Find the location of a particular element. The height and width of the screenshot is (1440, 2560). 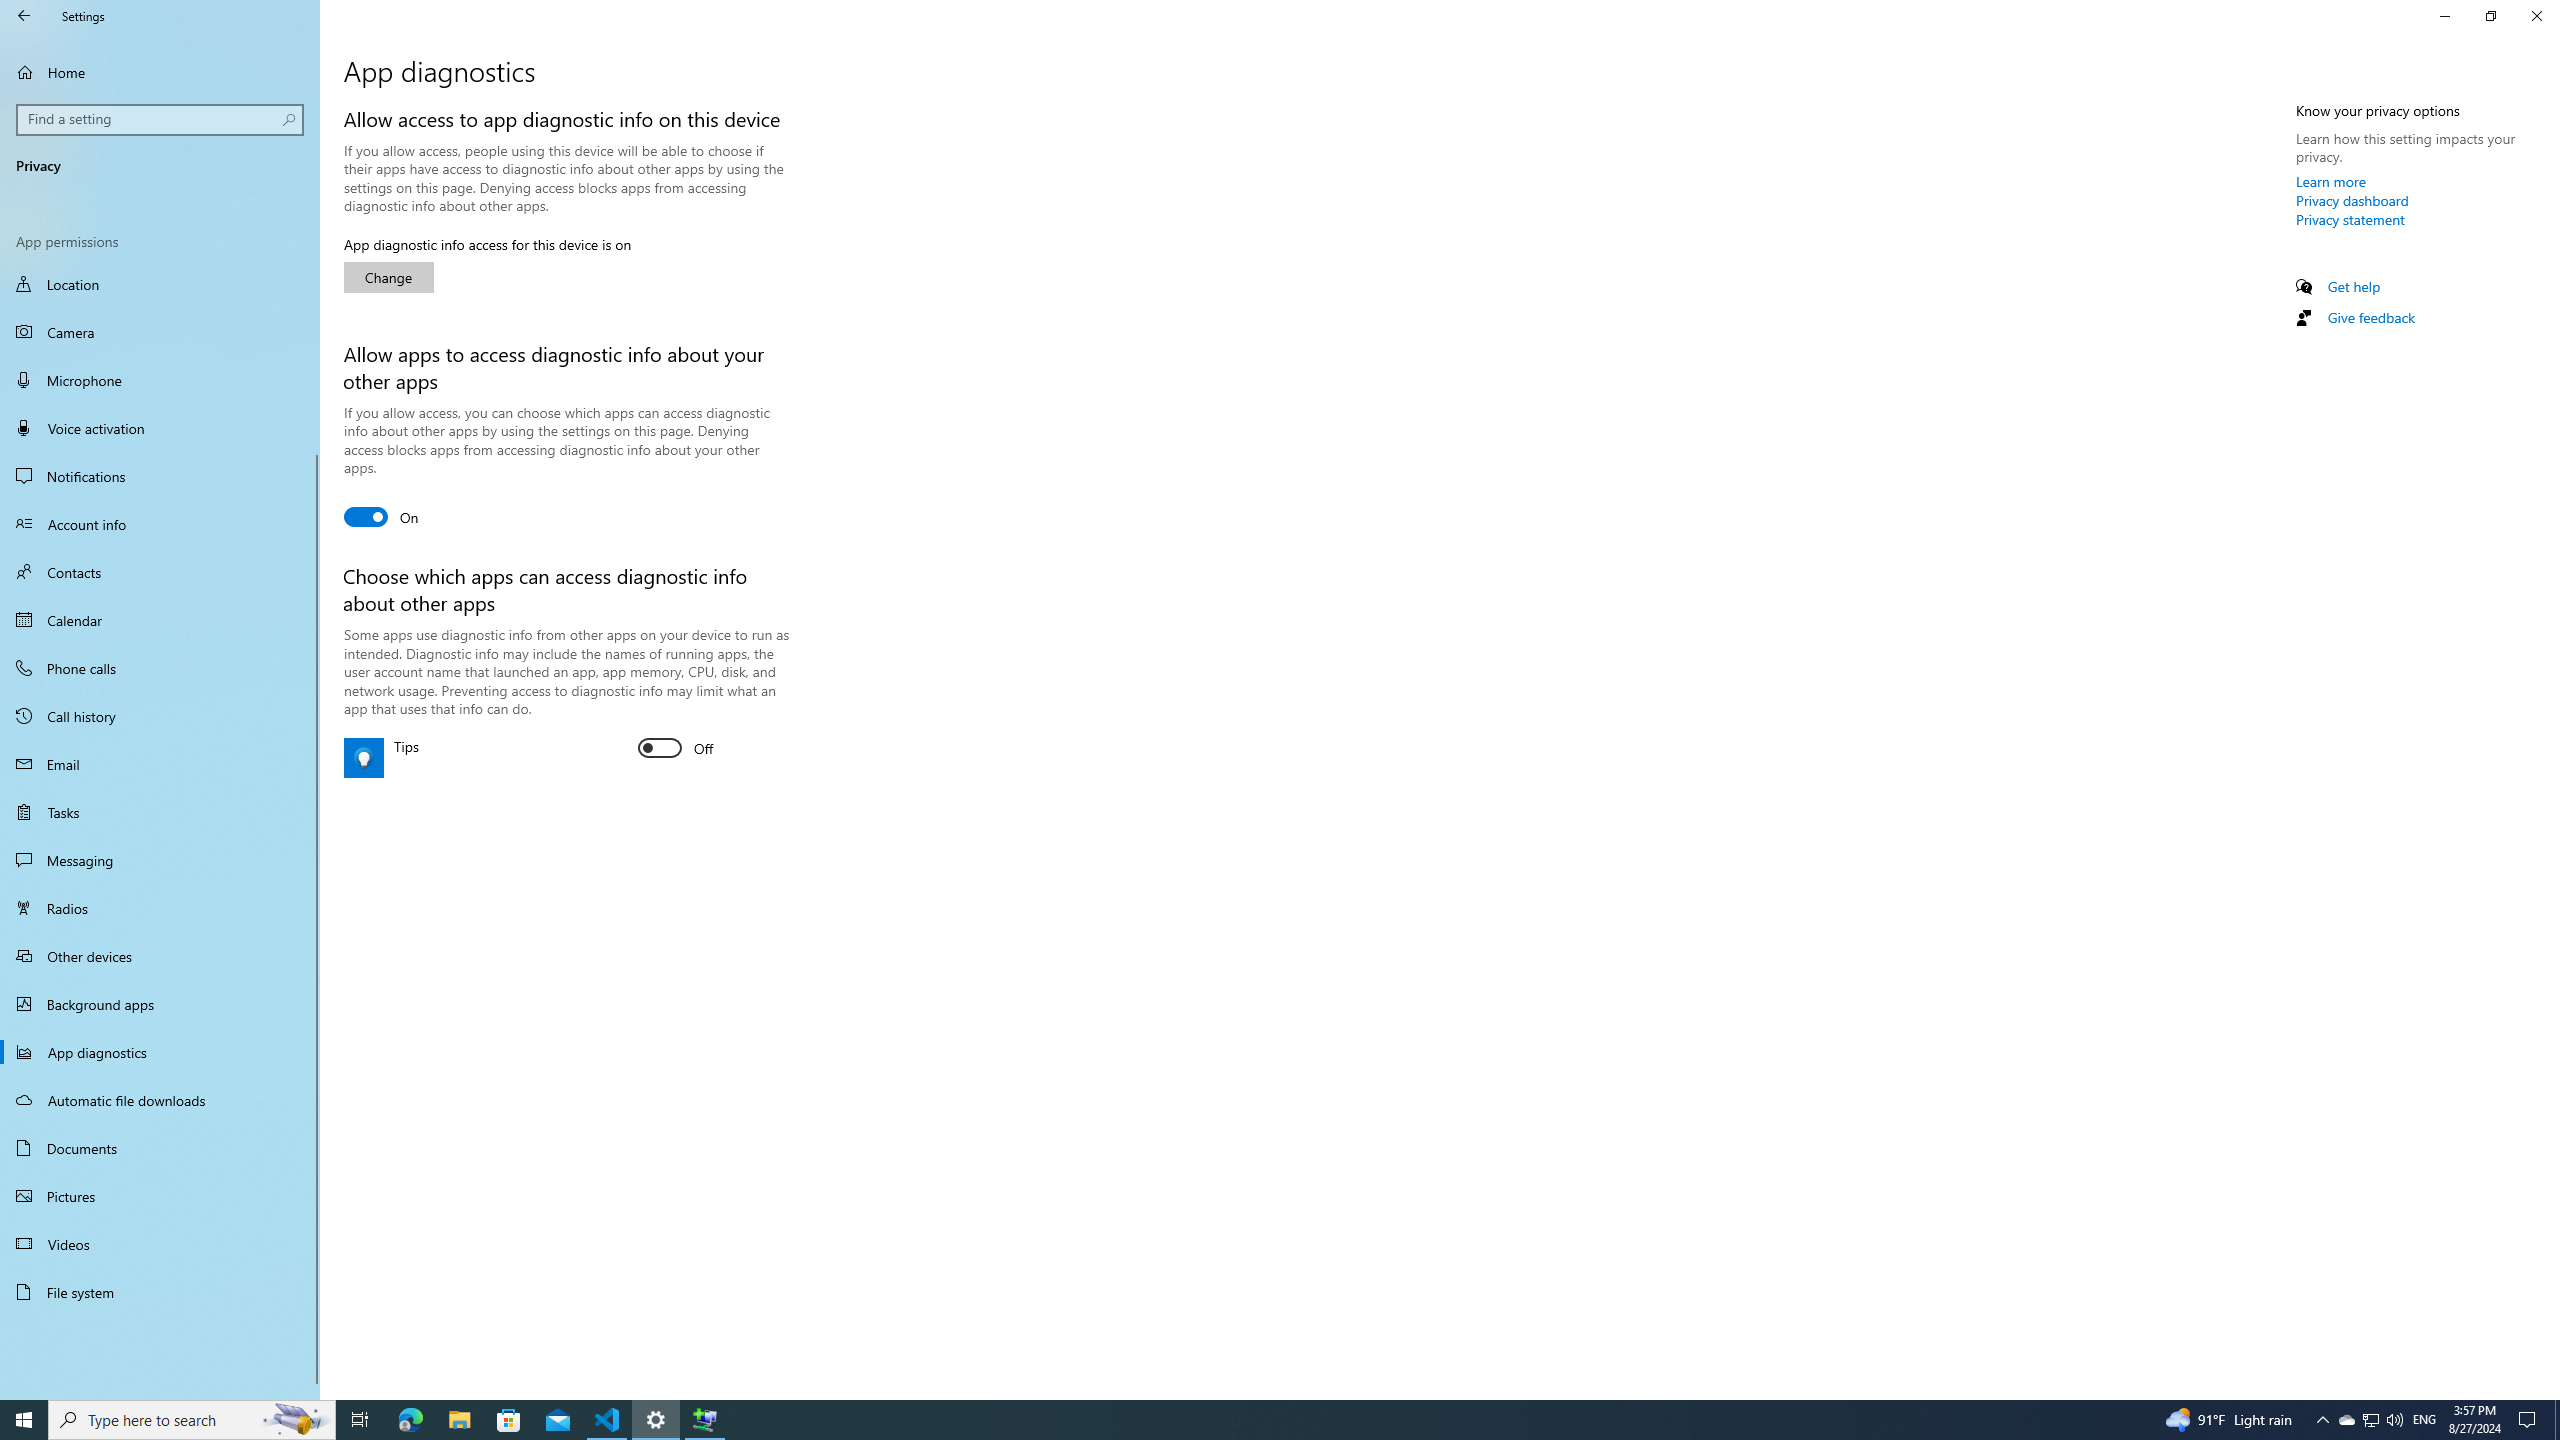

'Allow apps to access diagnostic info about your other apps' is located at coordinates (380, 516).